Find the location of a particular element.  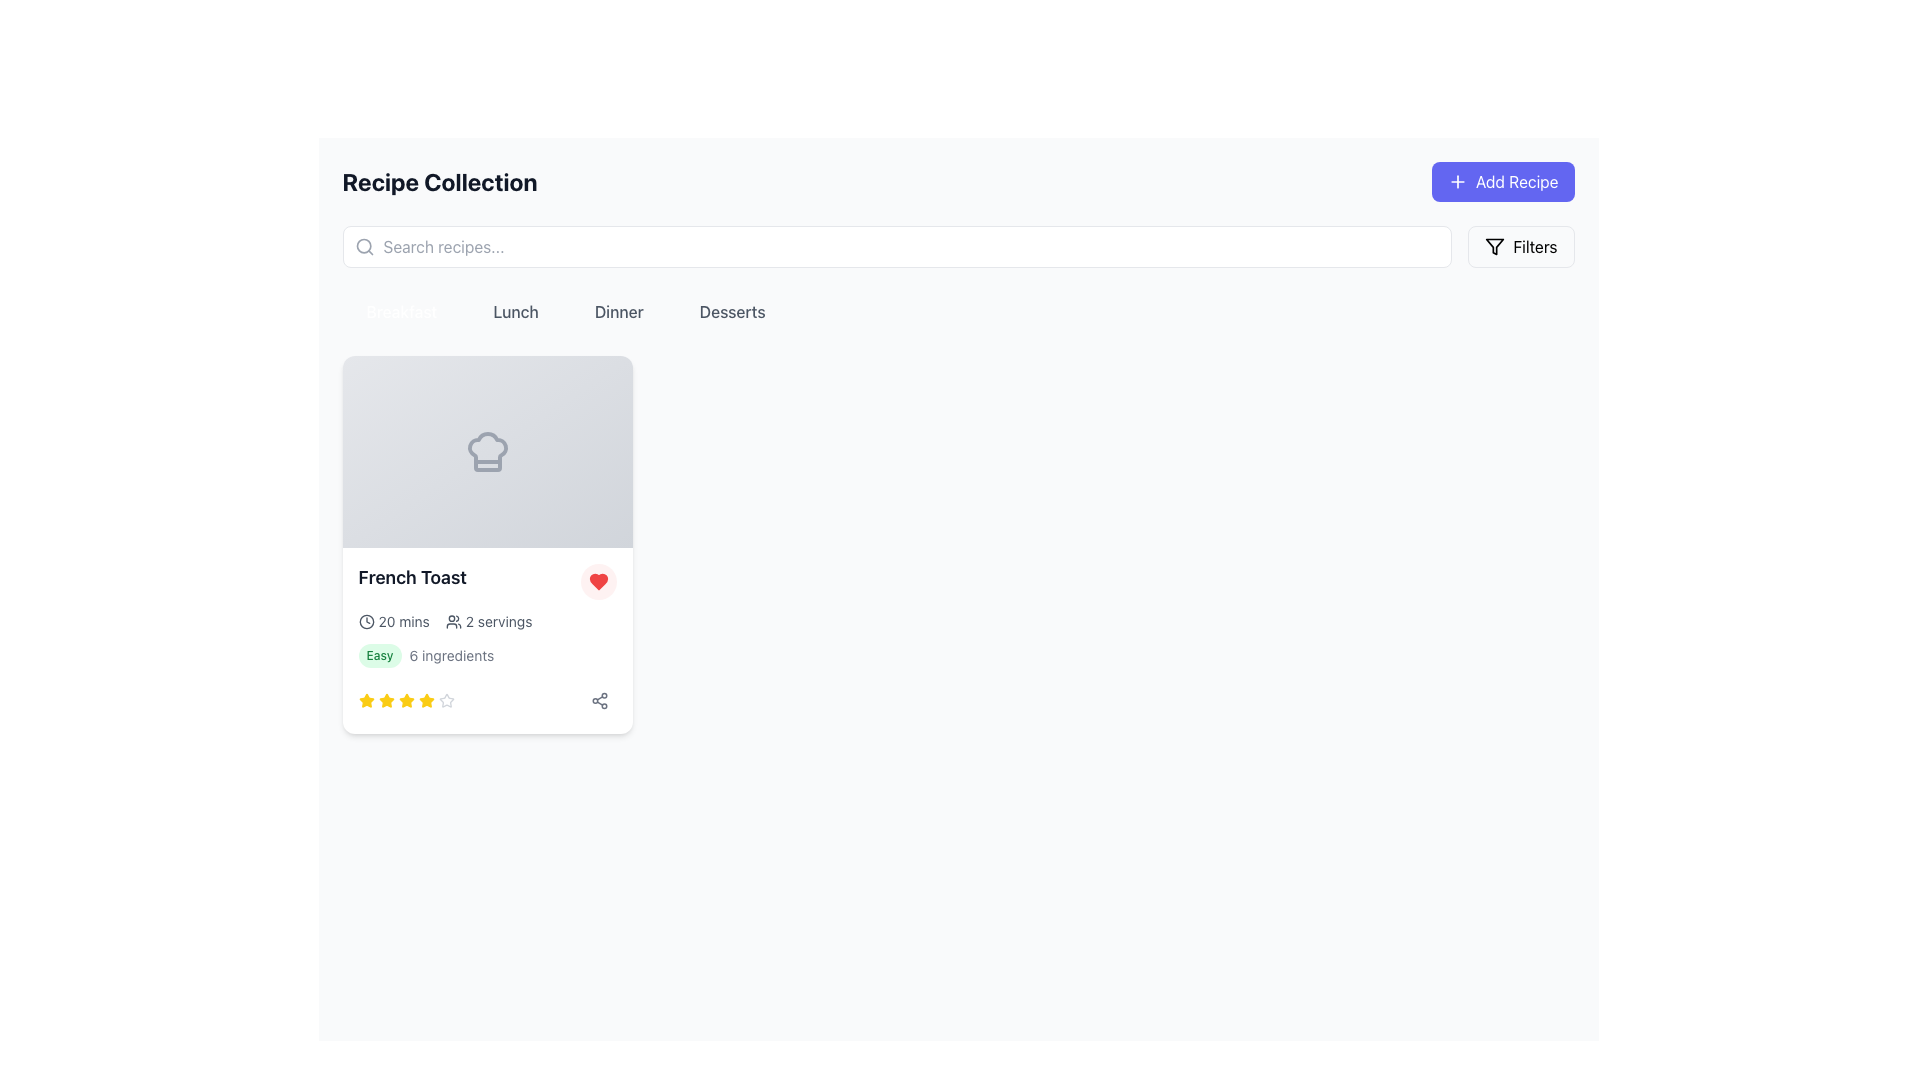

the 'Dinner' button, which is the third option in a horizontal layout of text buttons, to change its background color to blue is located at coordinates (618, 312).